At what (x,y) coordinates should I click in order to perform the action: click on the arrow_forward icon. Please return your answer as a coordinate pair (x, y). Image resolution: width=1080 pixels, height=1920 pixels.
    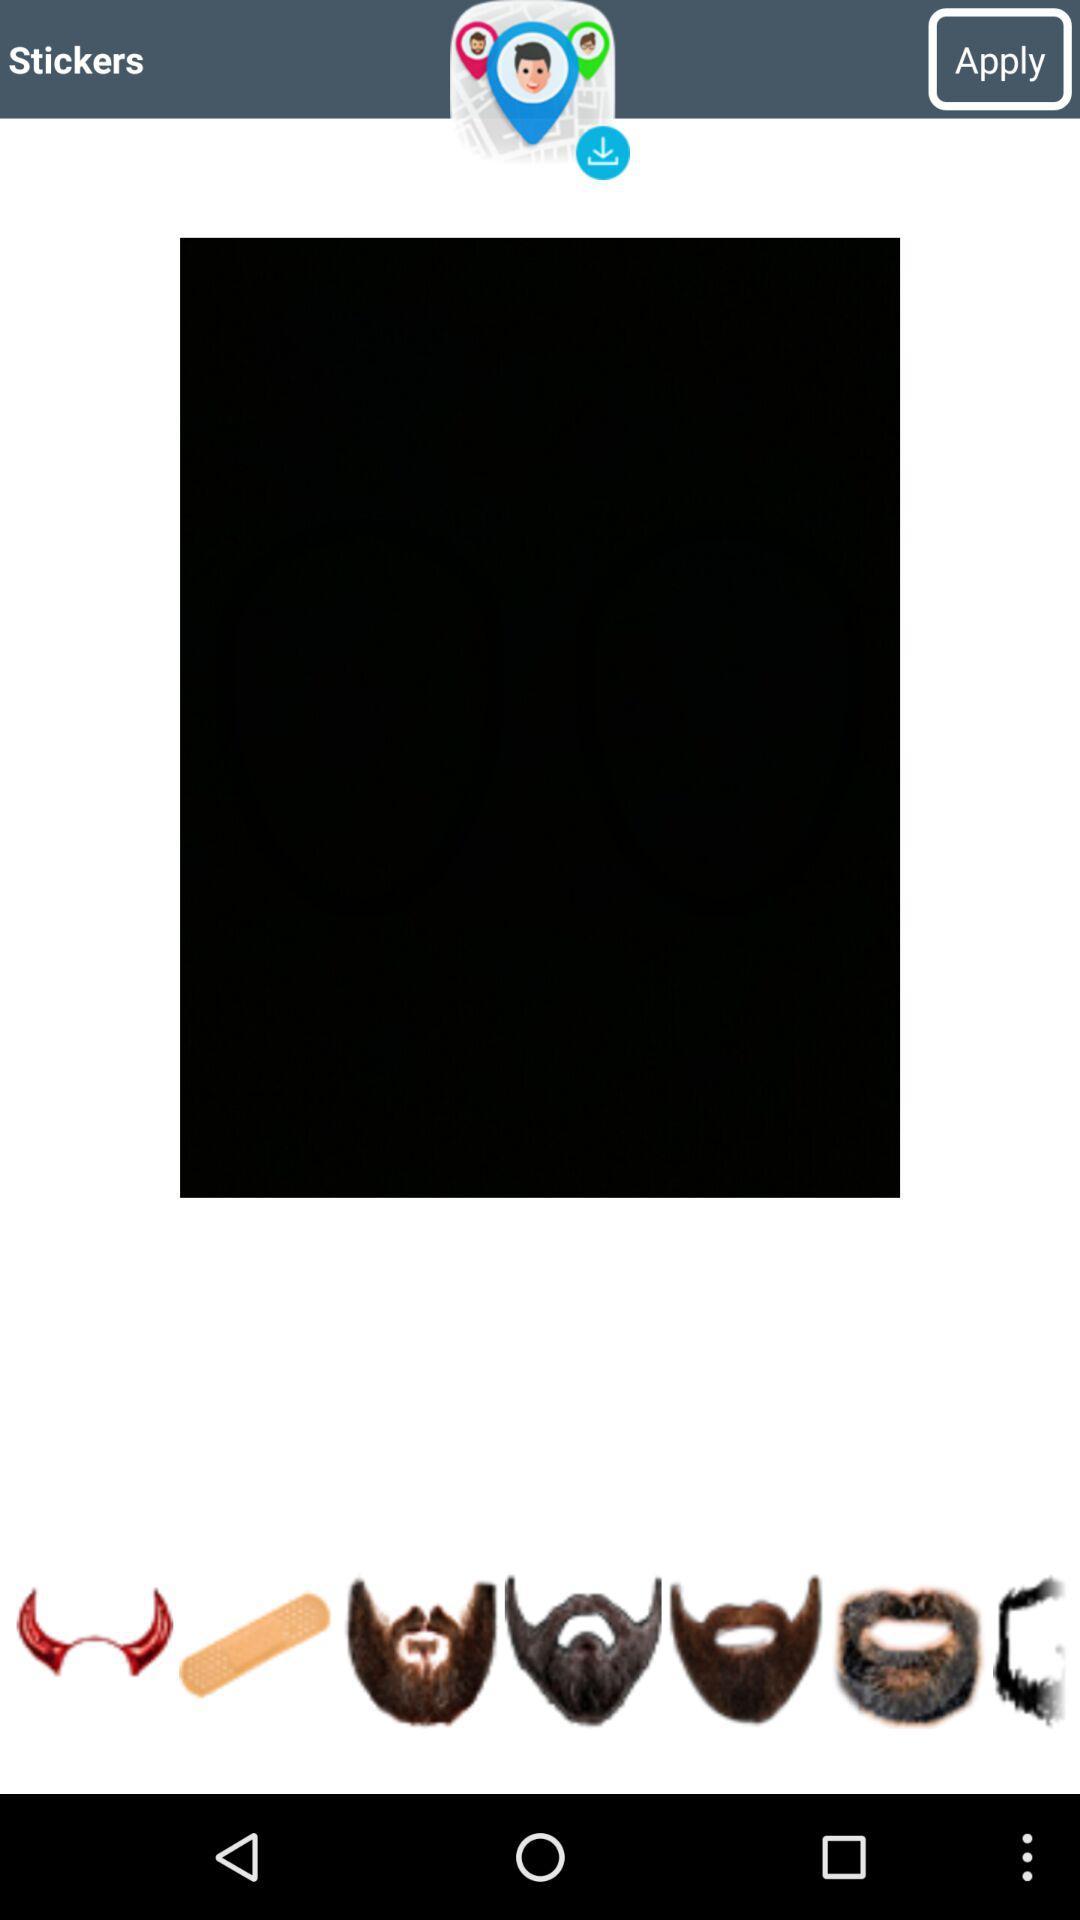
    Looking at the image, I should click on (94, 1766).